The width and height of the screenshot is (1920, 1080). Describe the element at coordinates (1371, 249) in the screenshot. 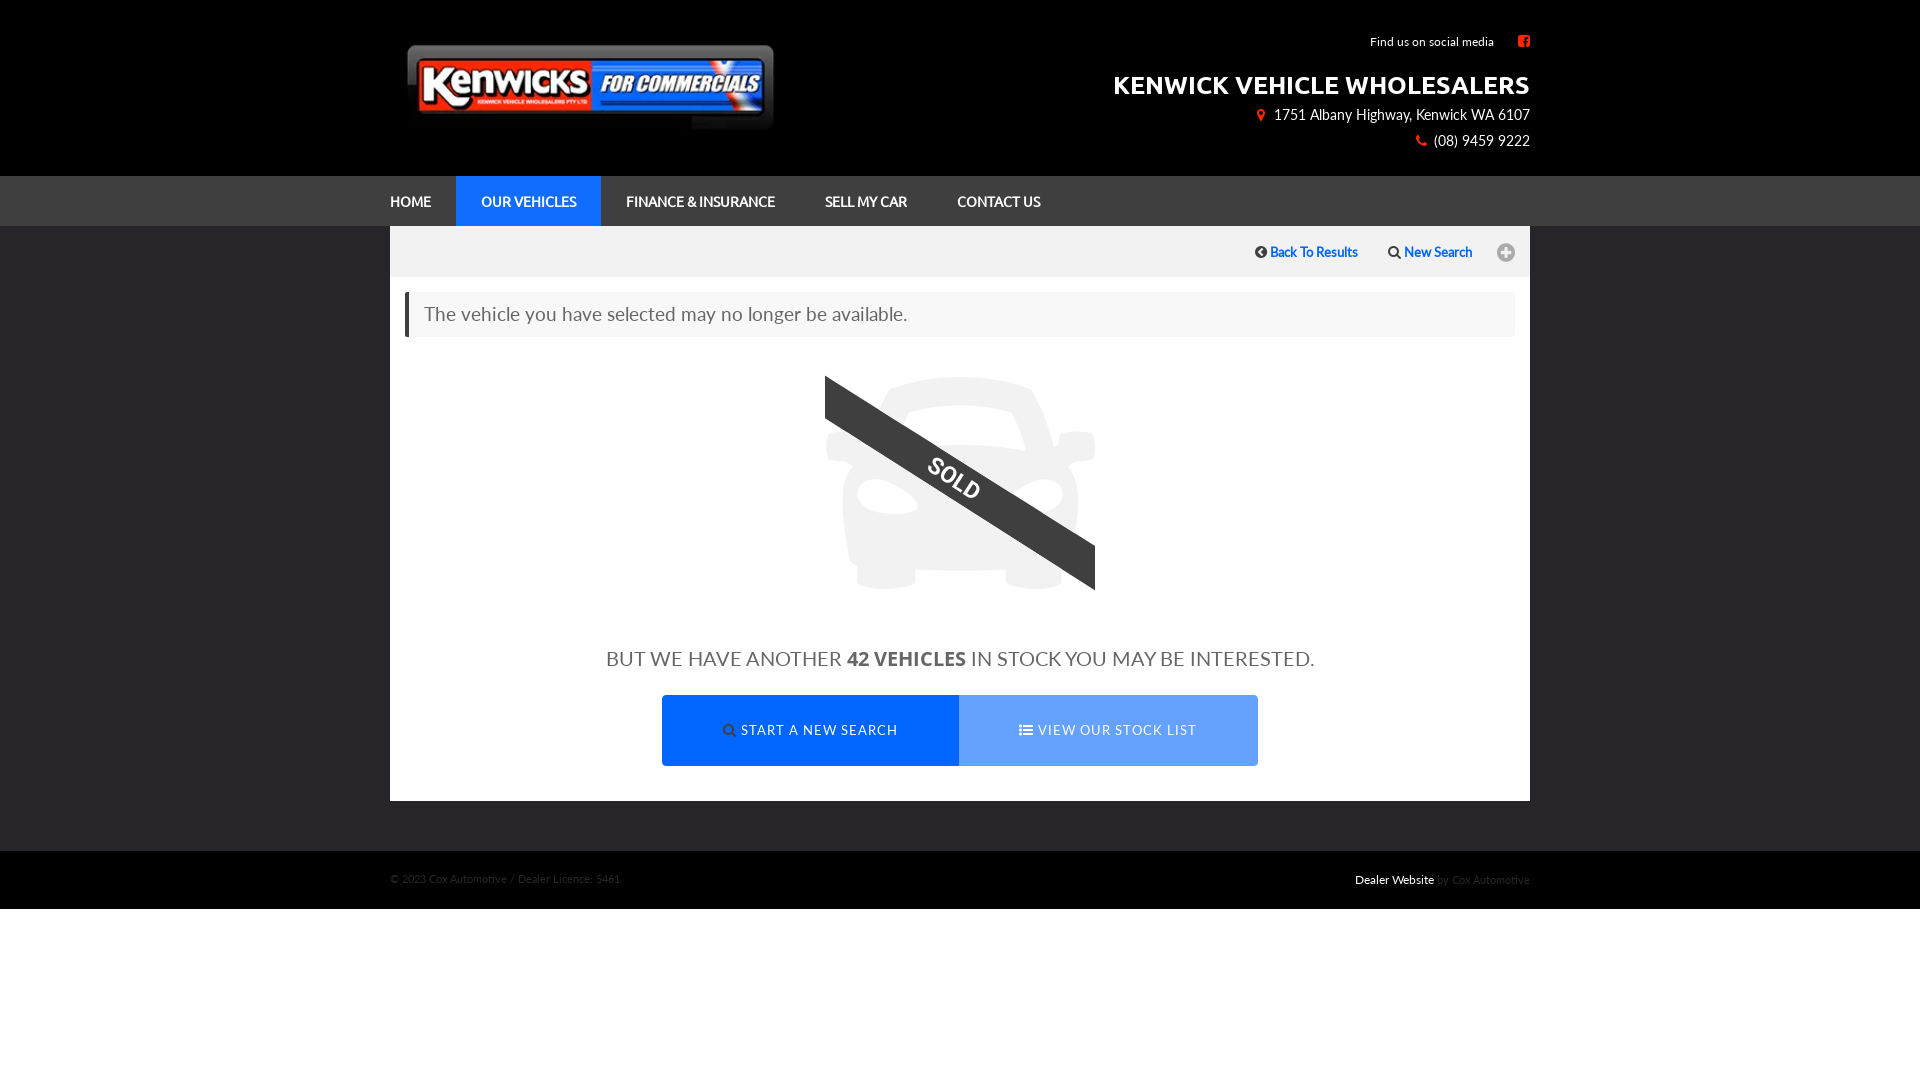

I see `'New Search'` at that location.